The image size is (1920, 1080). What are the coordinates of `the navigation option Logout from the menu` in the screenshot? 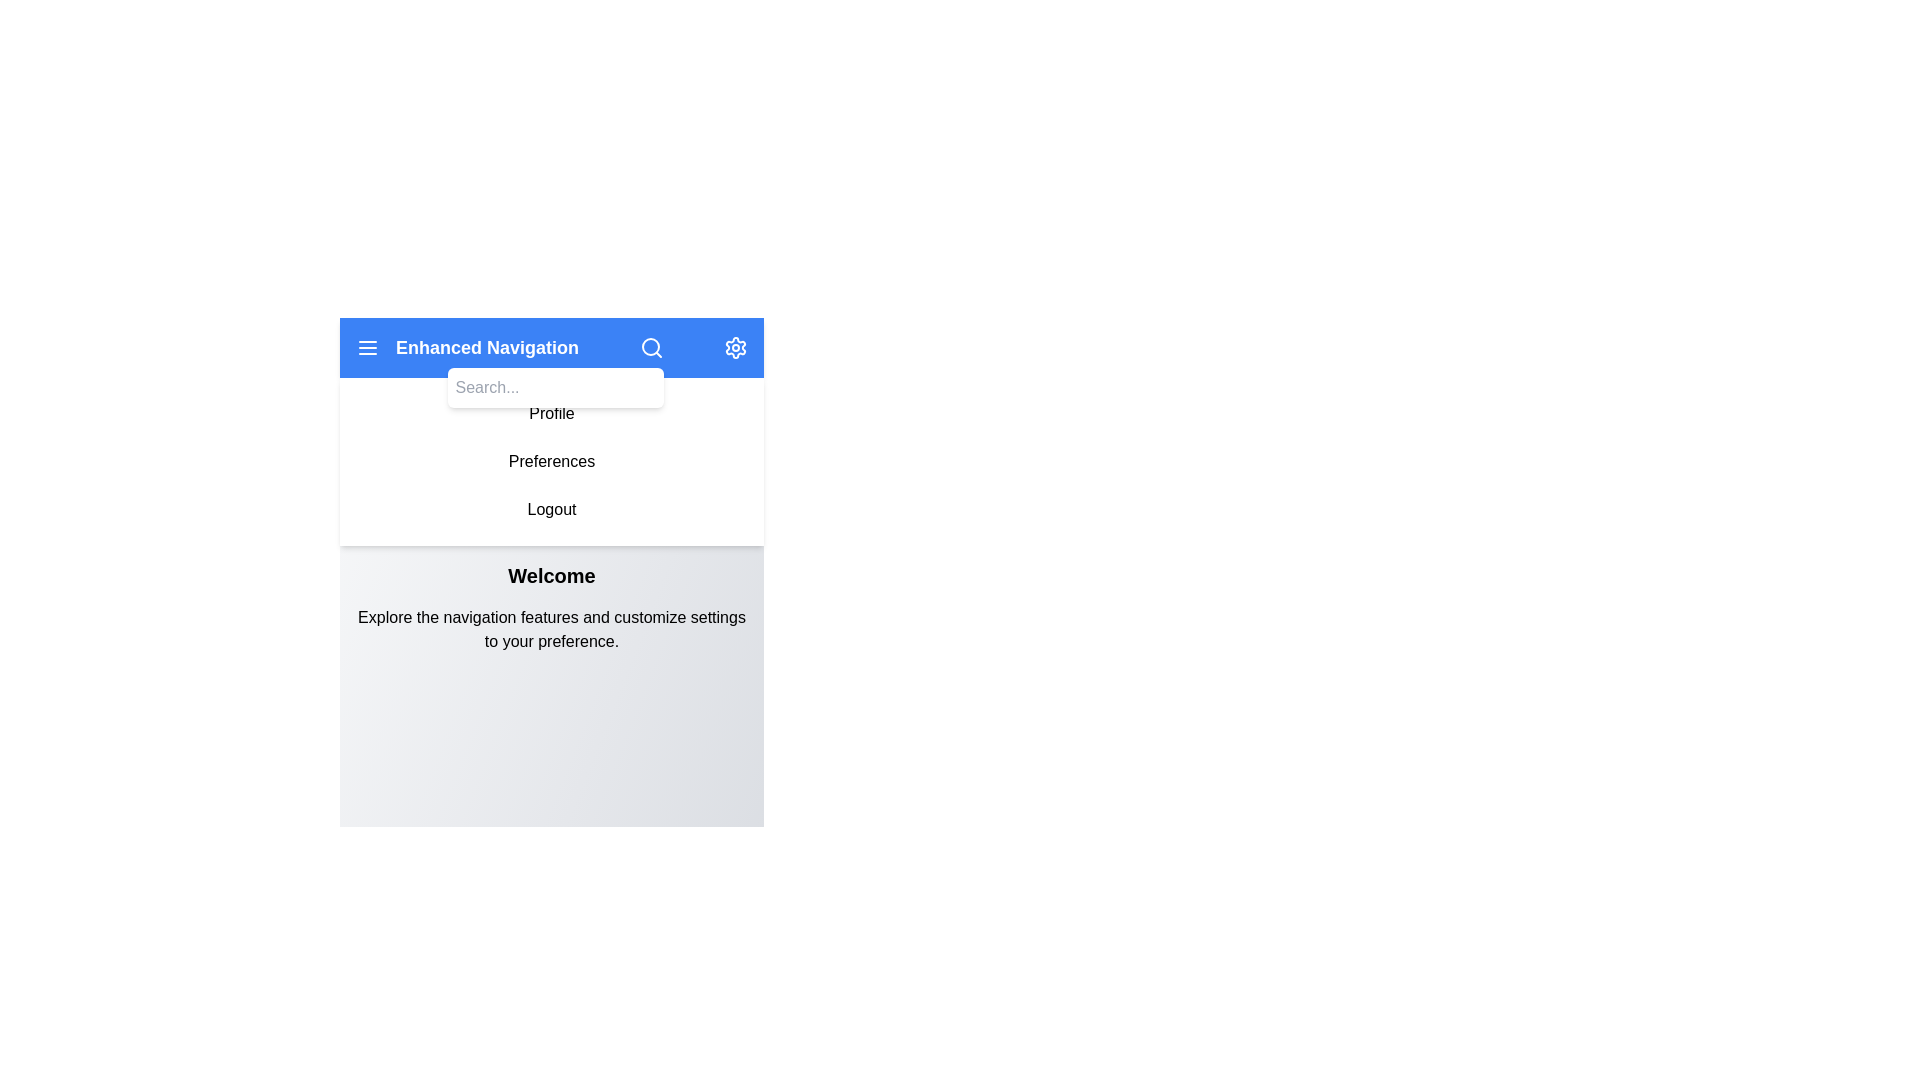 It's located at (552, 508).